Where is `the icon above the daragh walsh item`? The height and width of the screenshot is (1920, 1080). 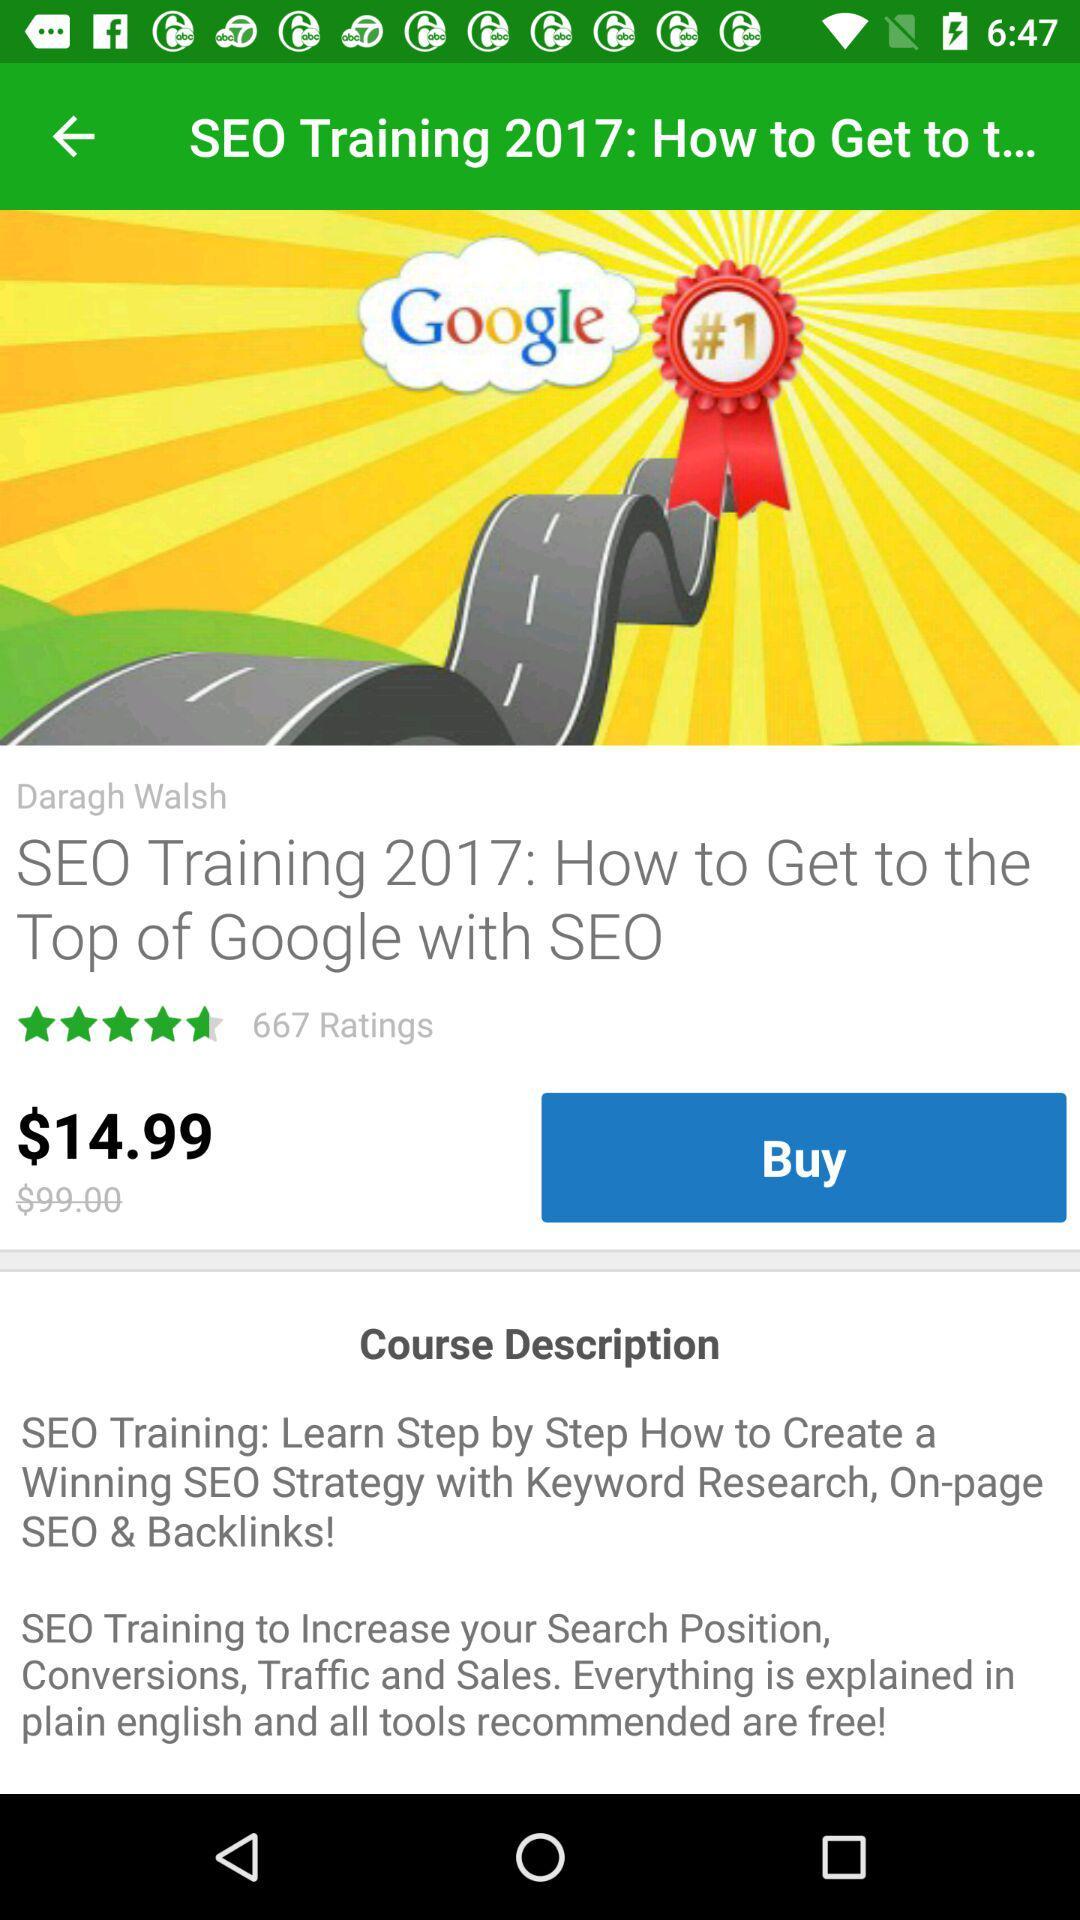 the icon above the daragh walsh item is located at coordinates (540, 476).